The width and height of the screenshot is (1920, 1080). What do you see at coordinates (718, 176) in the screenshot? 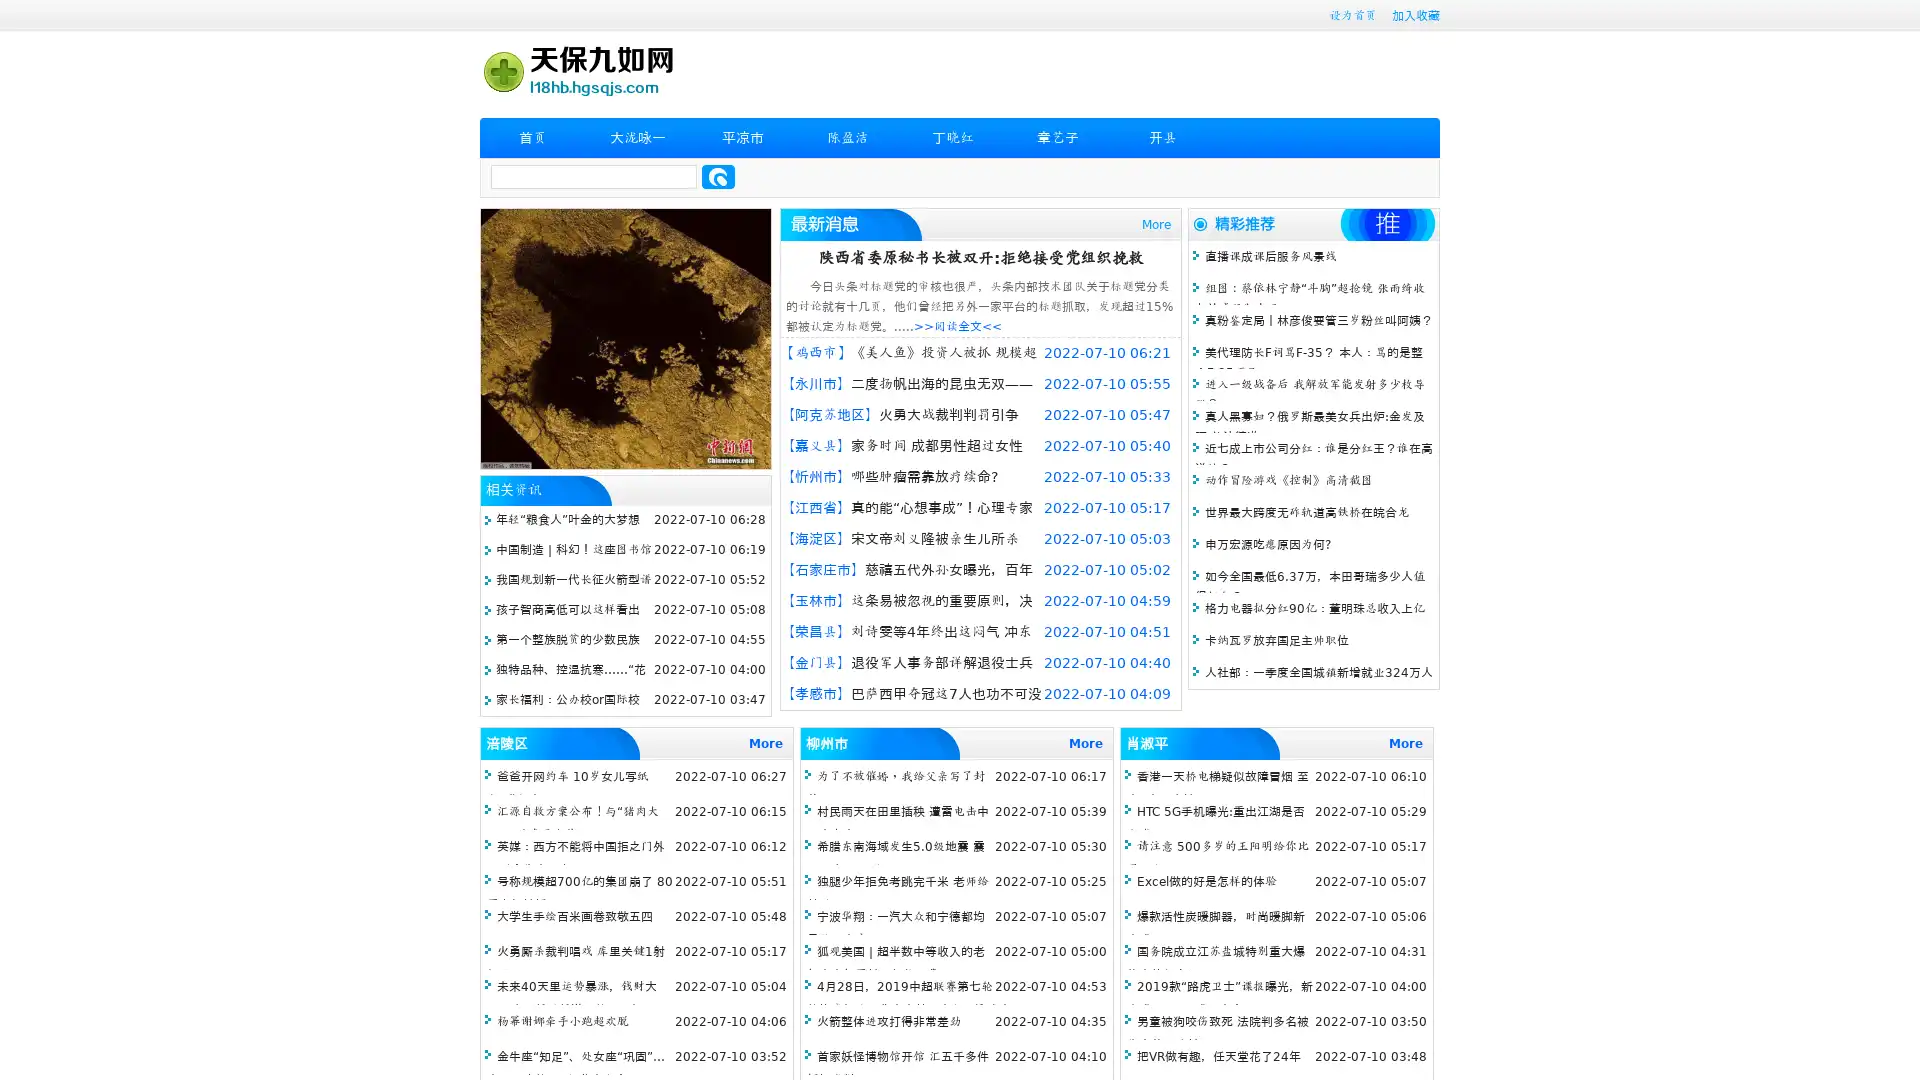
I see `Search` at bounding box center [718, 176].